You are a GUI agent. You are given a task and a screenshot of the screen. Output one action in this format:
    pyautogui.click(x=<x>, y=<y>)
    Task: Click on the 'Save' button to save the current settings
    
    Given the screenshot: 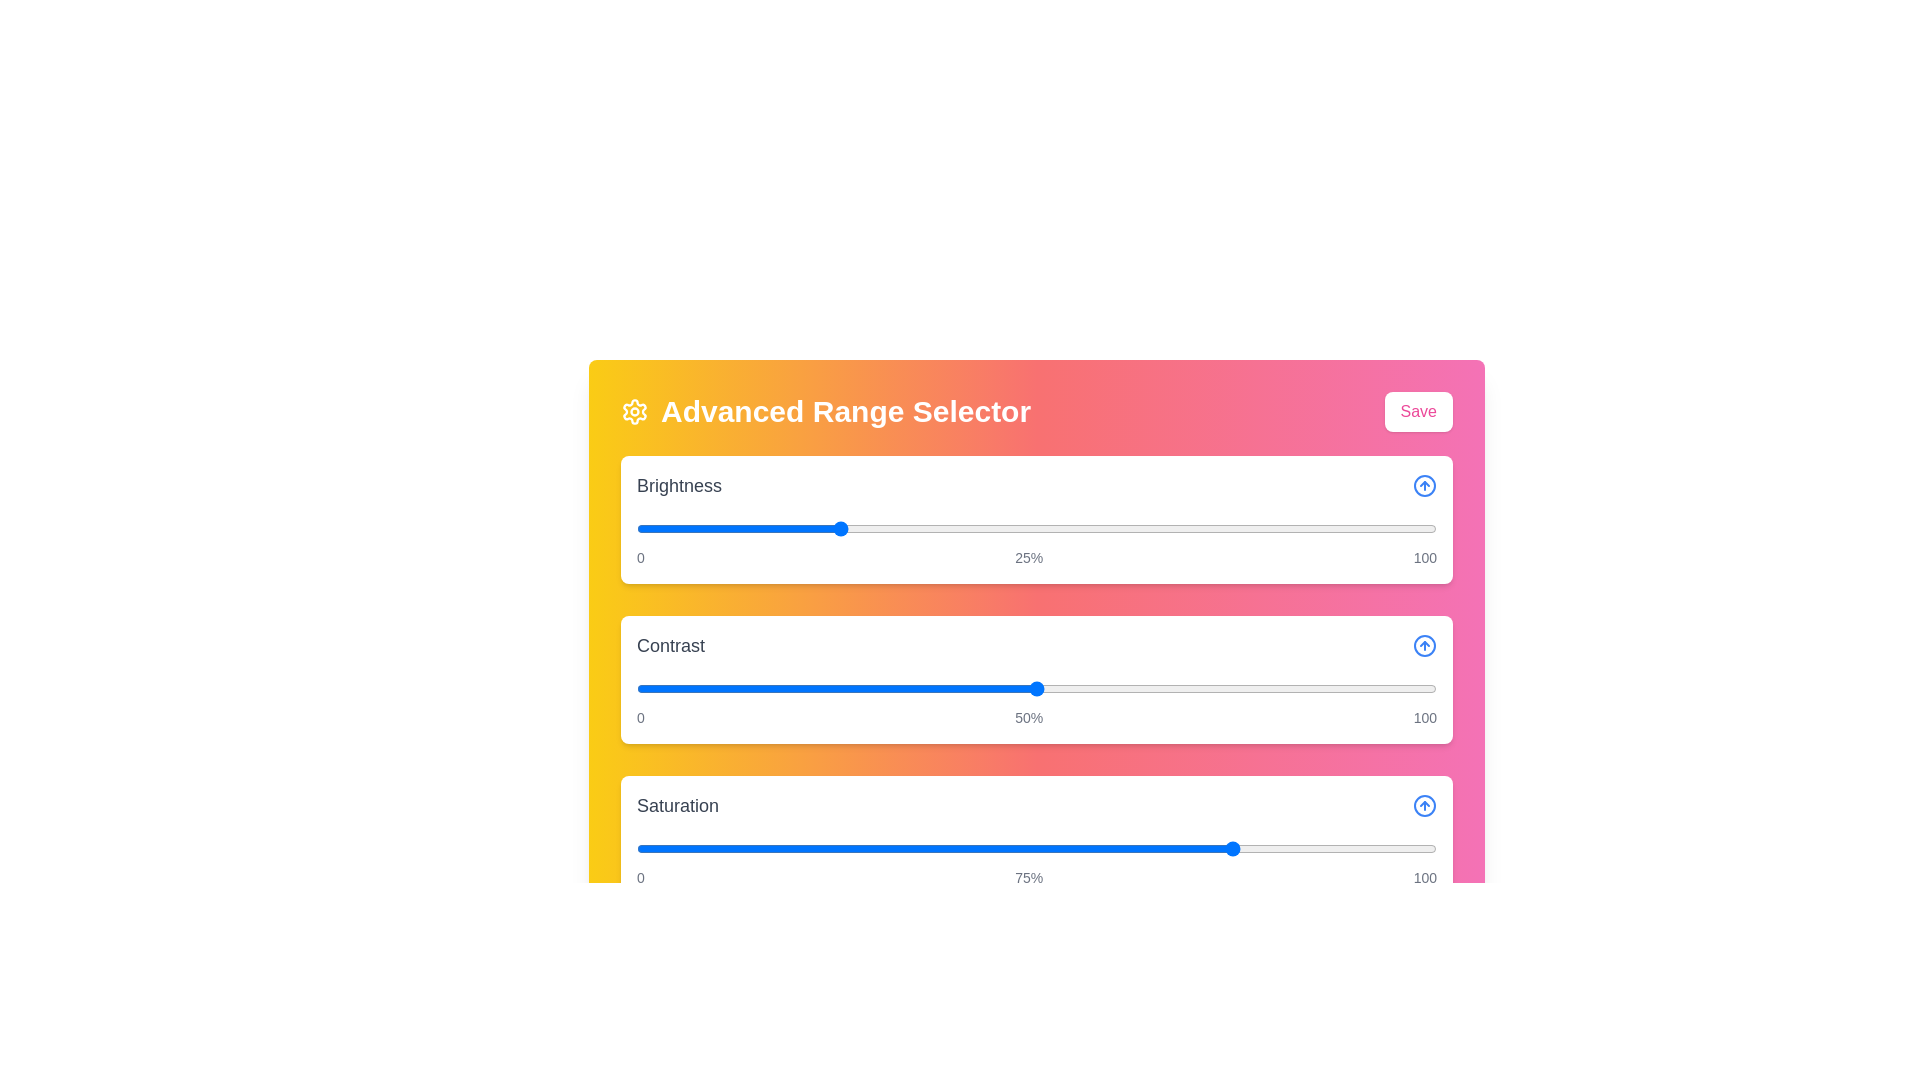 What is the action you would take?
    pyautogui.click(x=1416, y=411)
    